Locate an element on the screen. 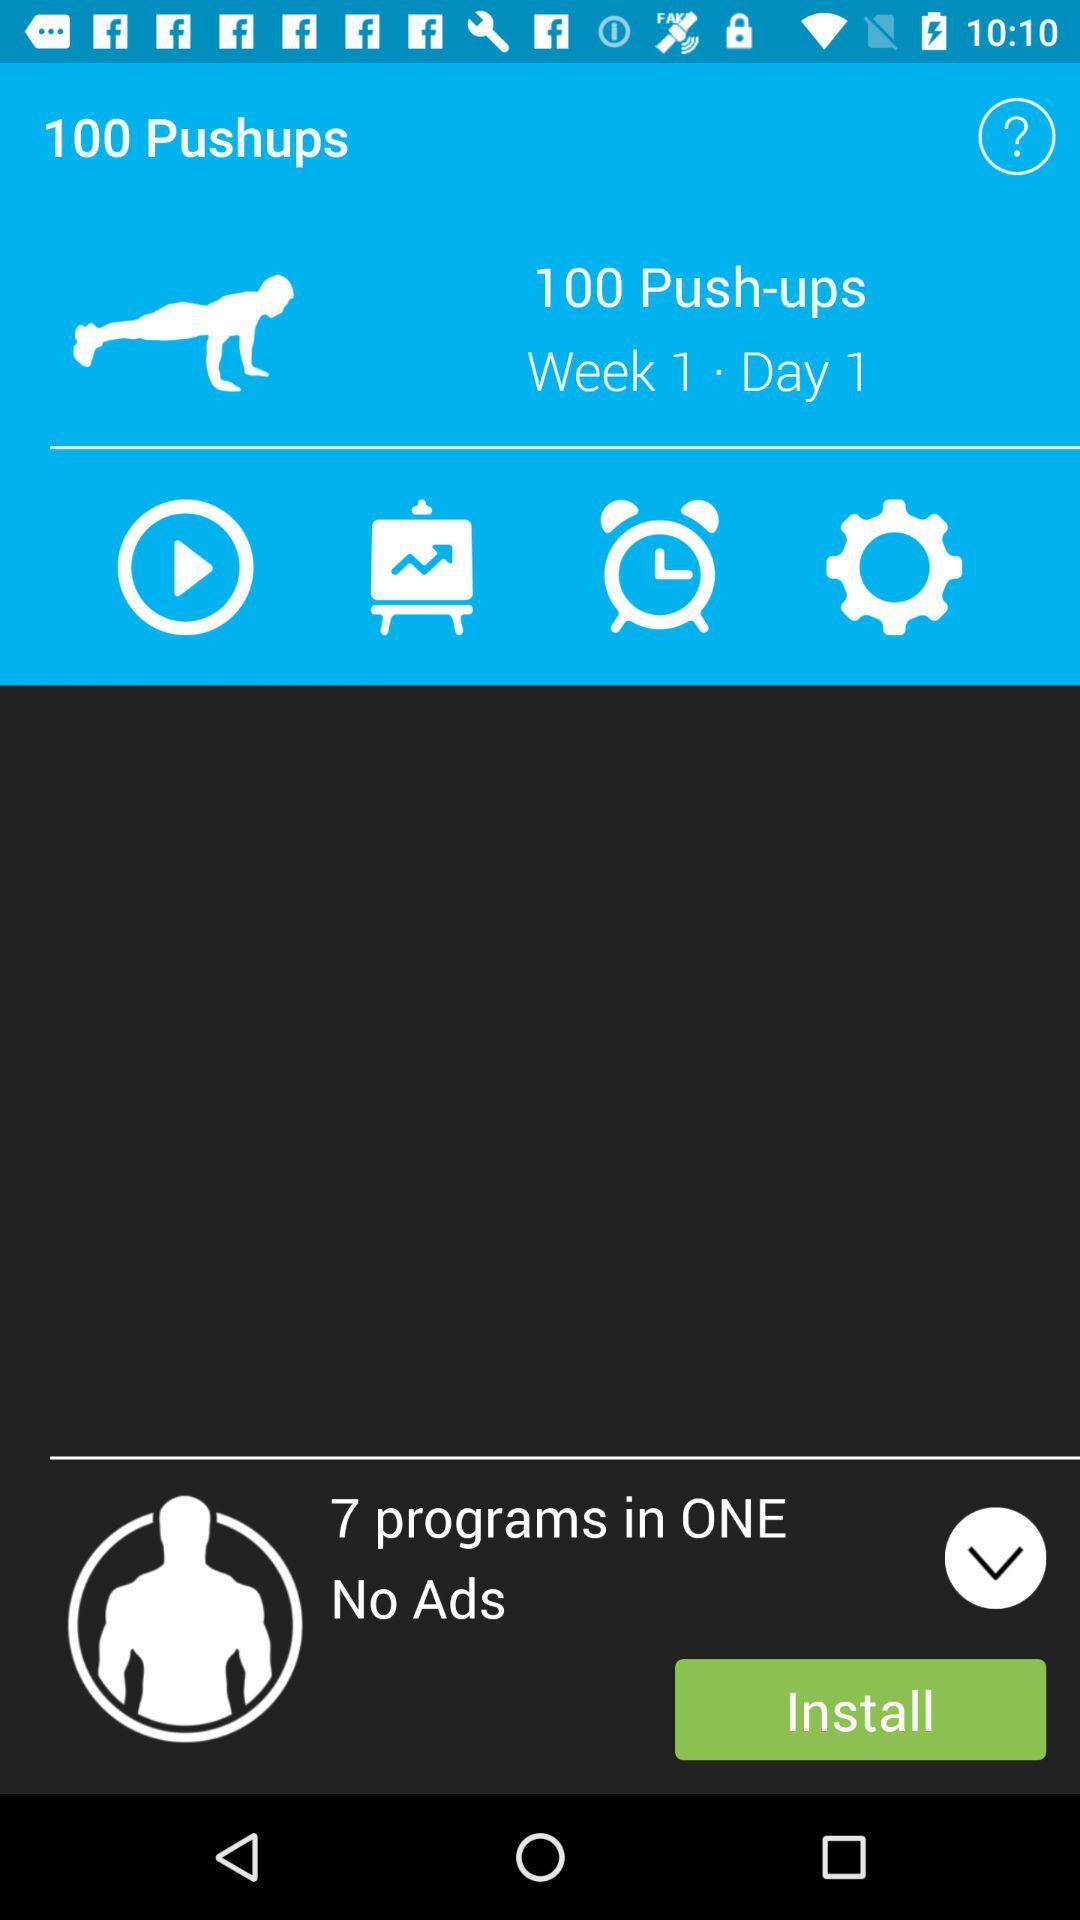 The image size is (1080, 1920). the play icon is located at coordinates (185, 566).